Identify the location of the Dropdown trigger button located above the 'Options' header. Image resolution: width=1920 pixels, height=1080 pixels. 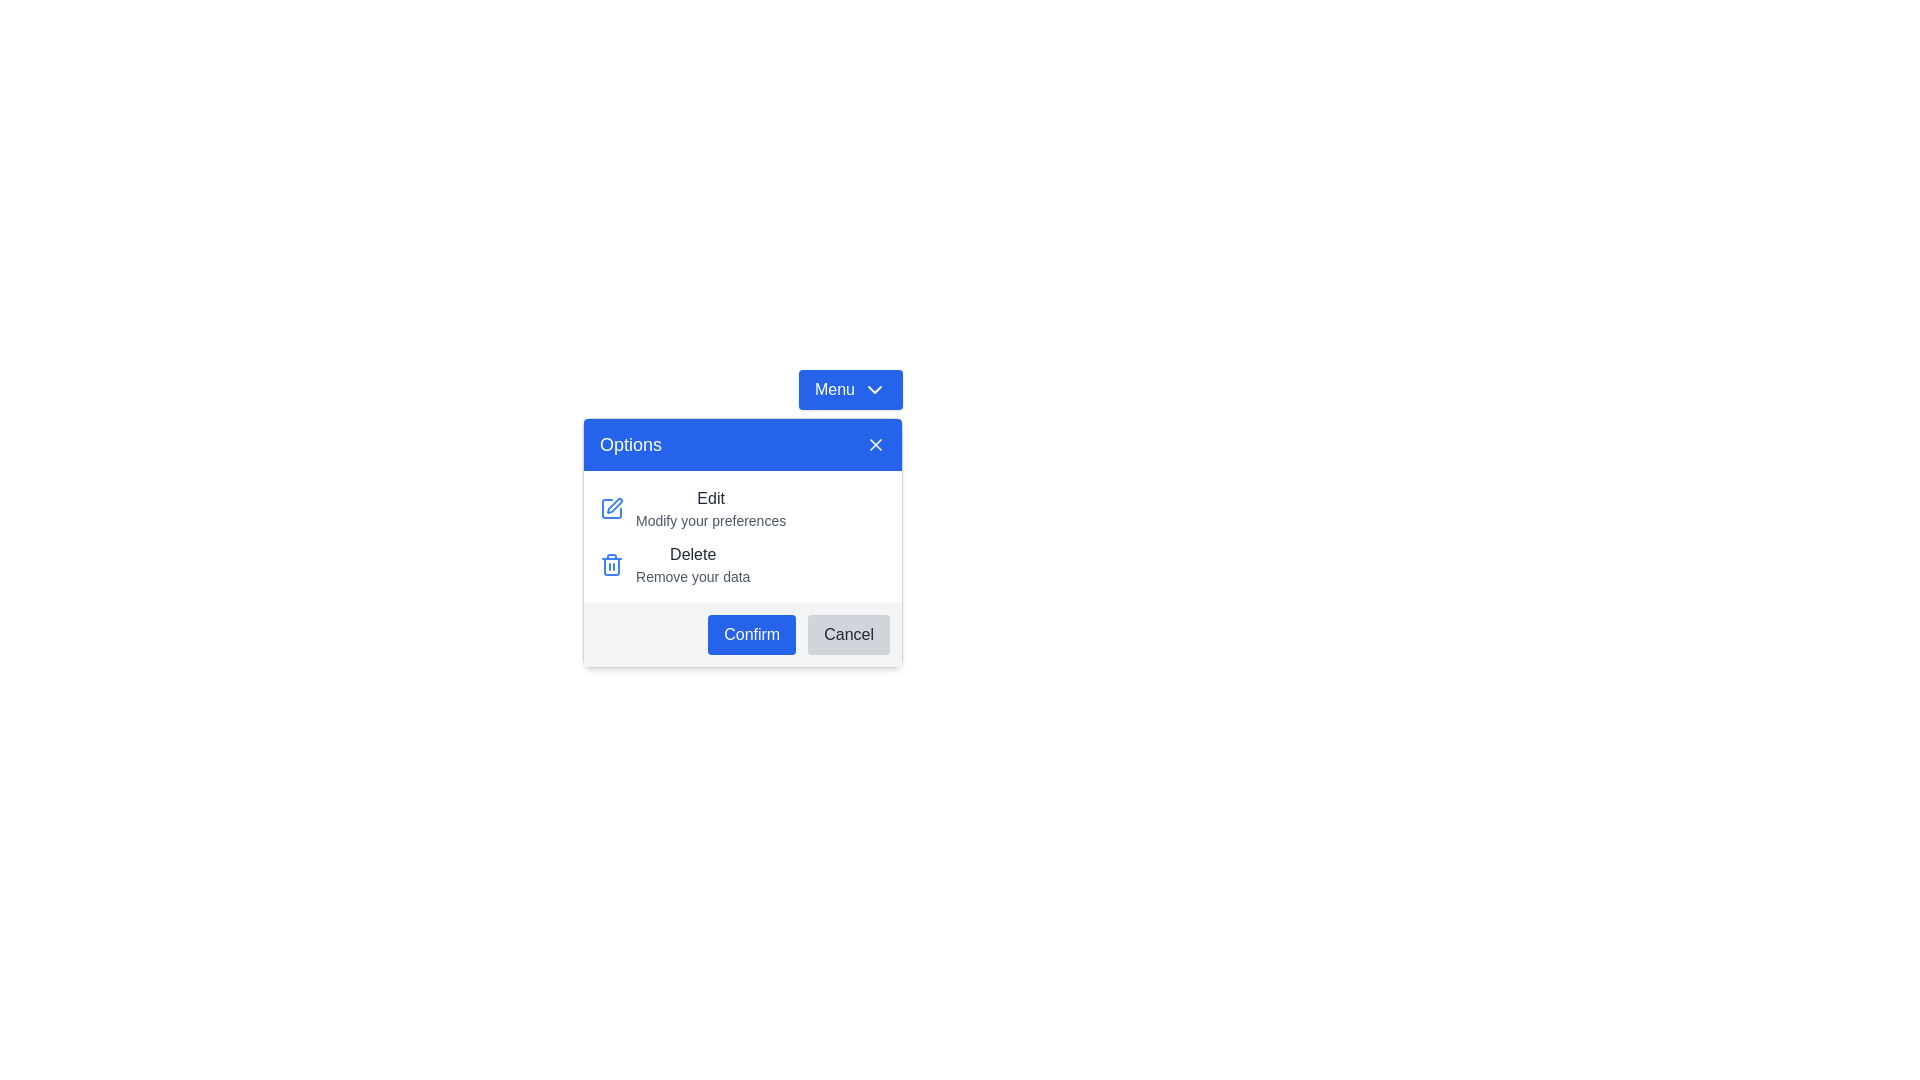
(850, 389).